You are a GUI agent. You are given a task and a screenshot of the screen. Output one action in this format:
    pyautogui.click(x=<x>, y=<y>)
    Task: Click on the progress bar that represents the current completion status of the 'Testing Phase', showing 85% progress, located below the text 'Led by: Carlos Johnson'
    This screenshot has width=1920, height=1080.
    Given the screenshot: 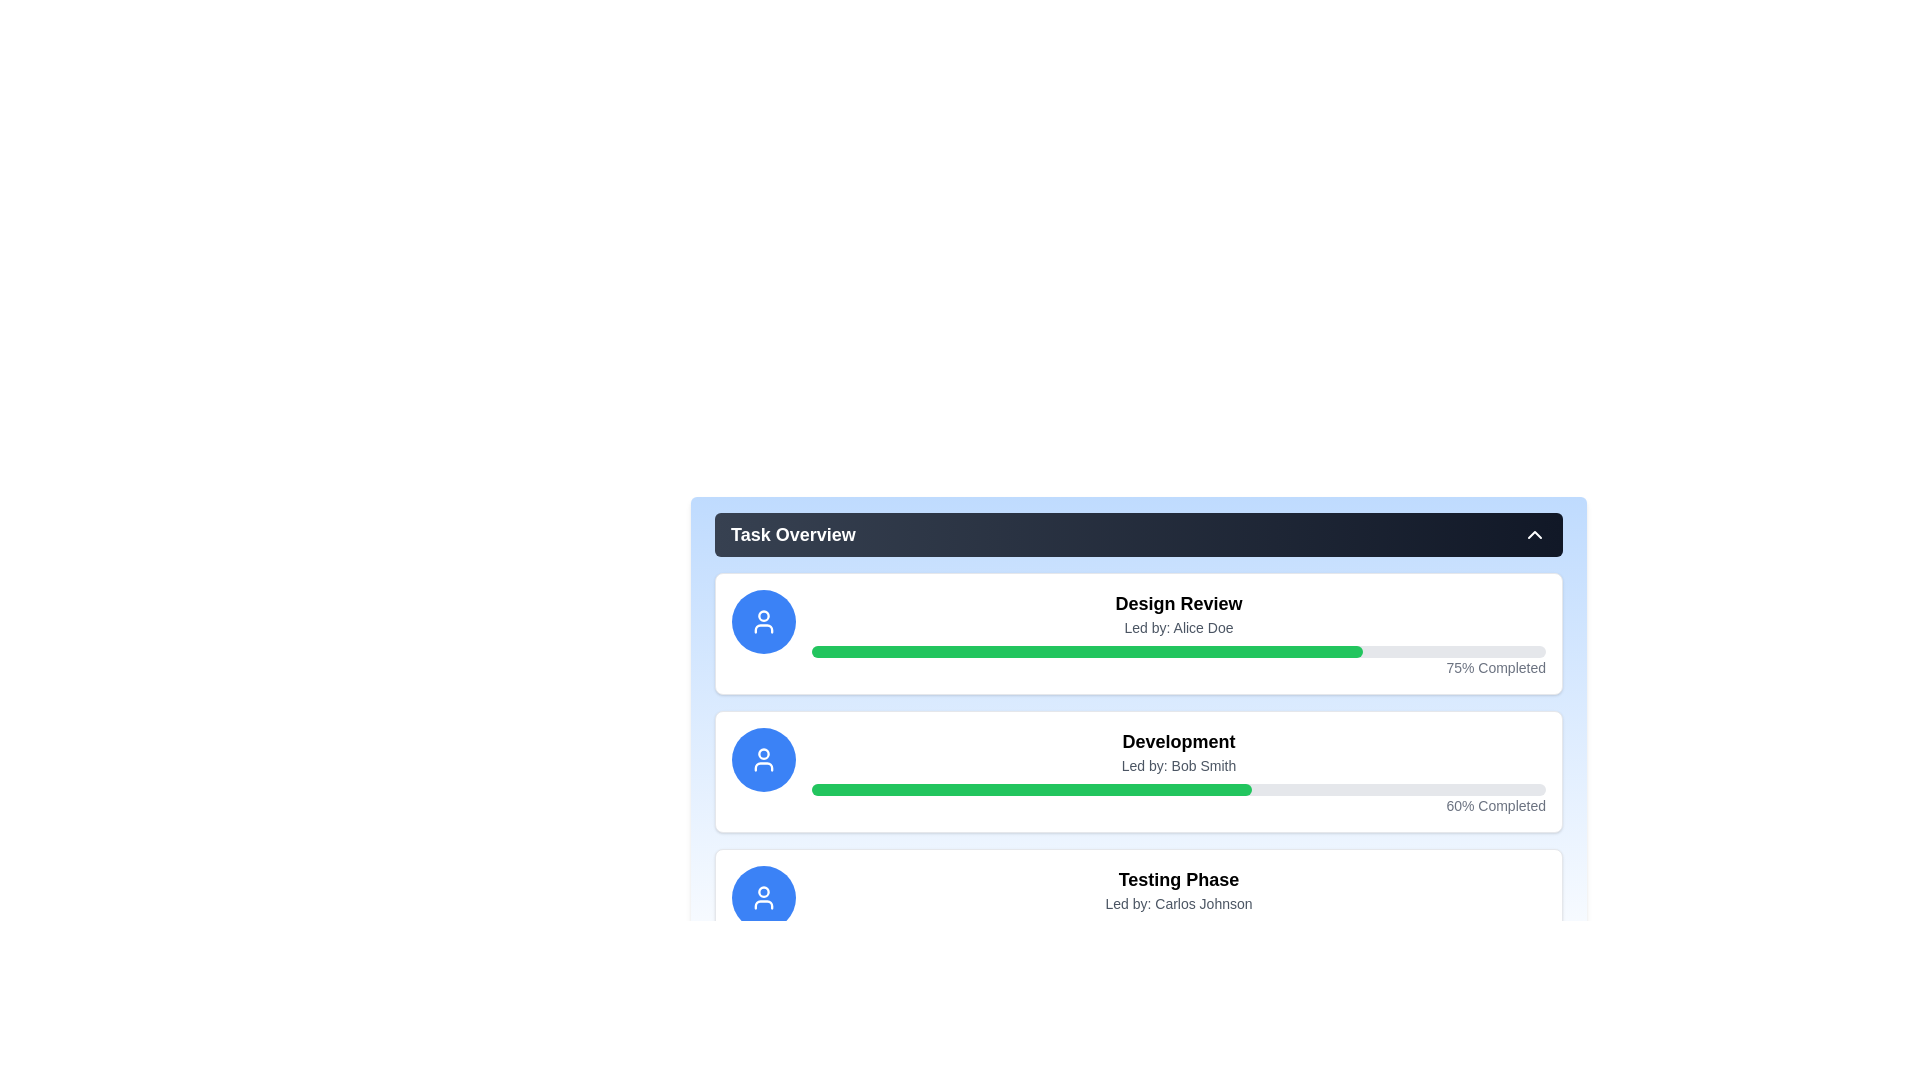 What is the action you would take?
    pyautogui.click(x=1179, y=928)
    